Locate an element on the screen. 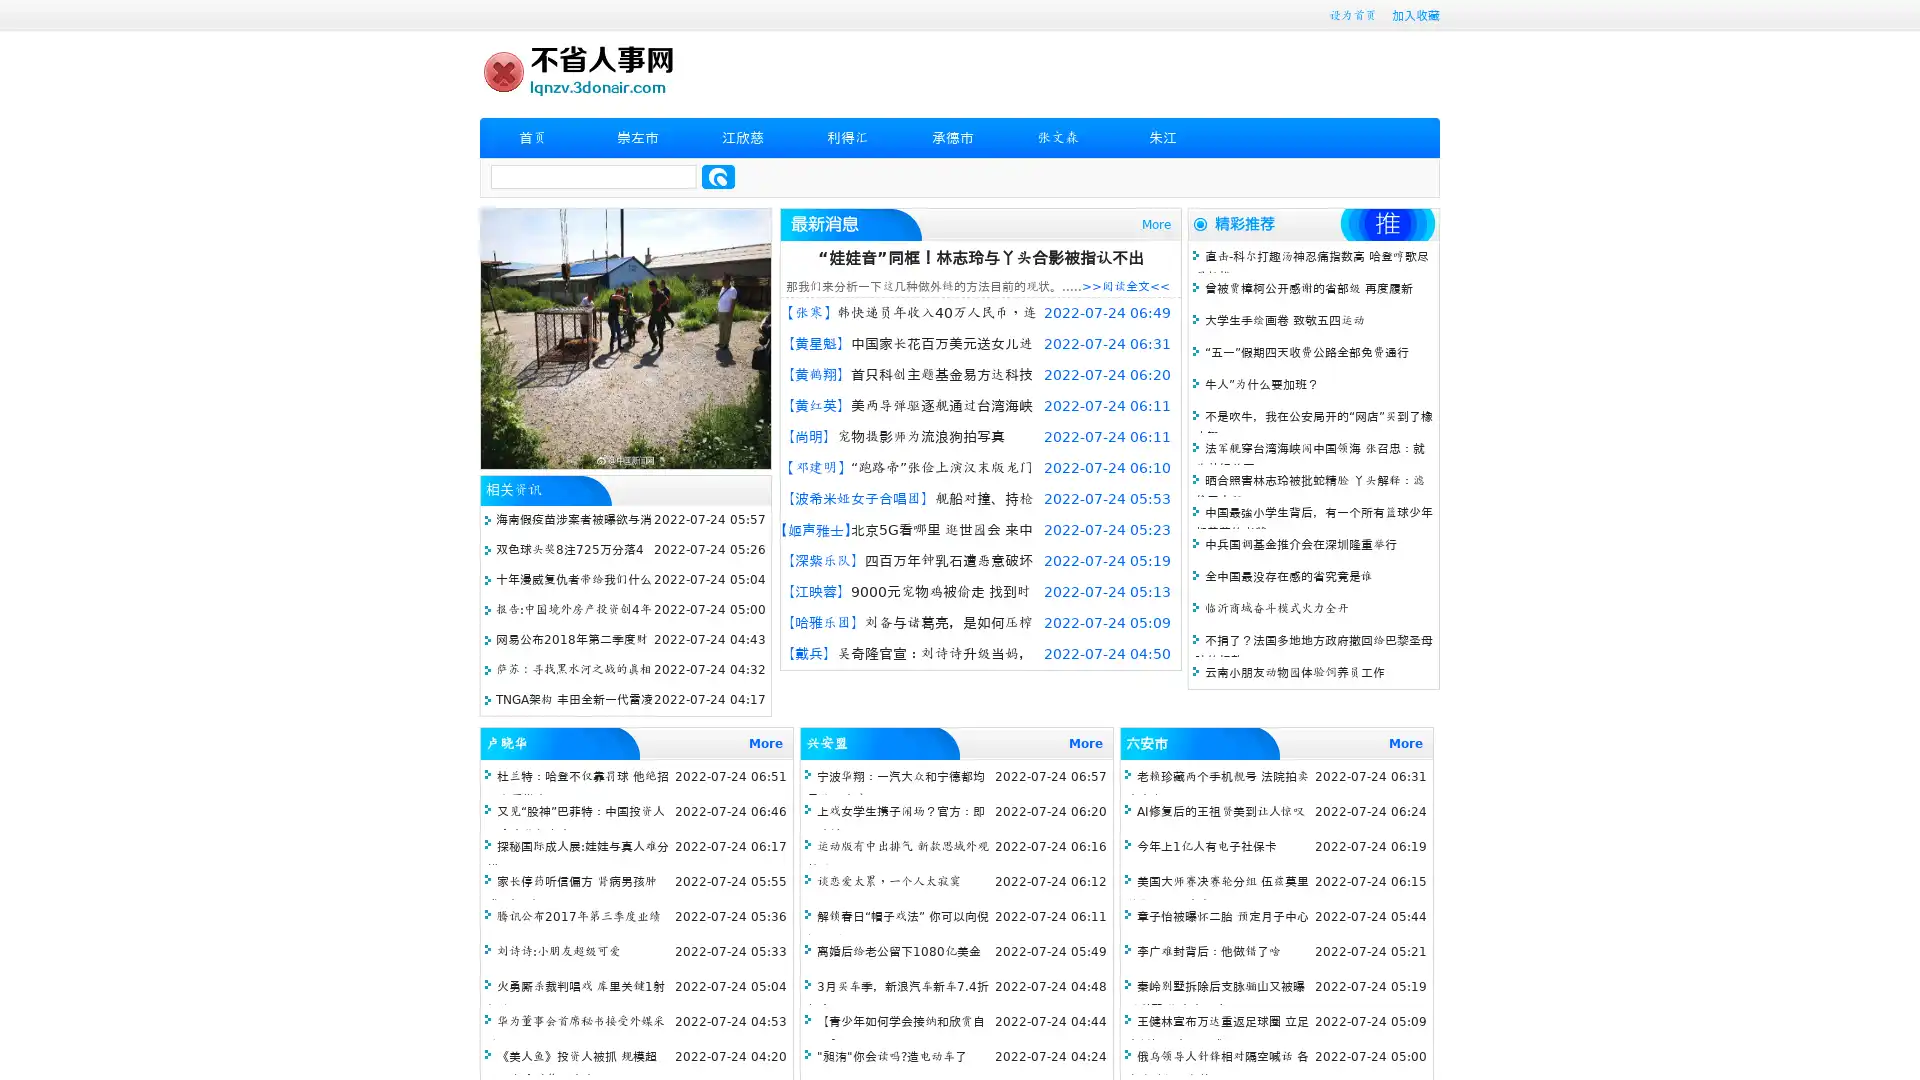 This screenshot has height=1080, width=1920. Search is located at coordinates (718, 176).